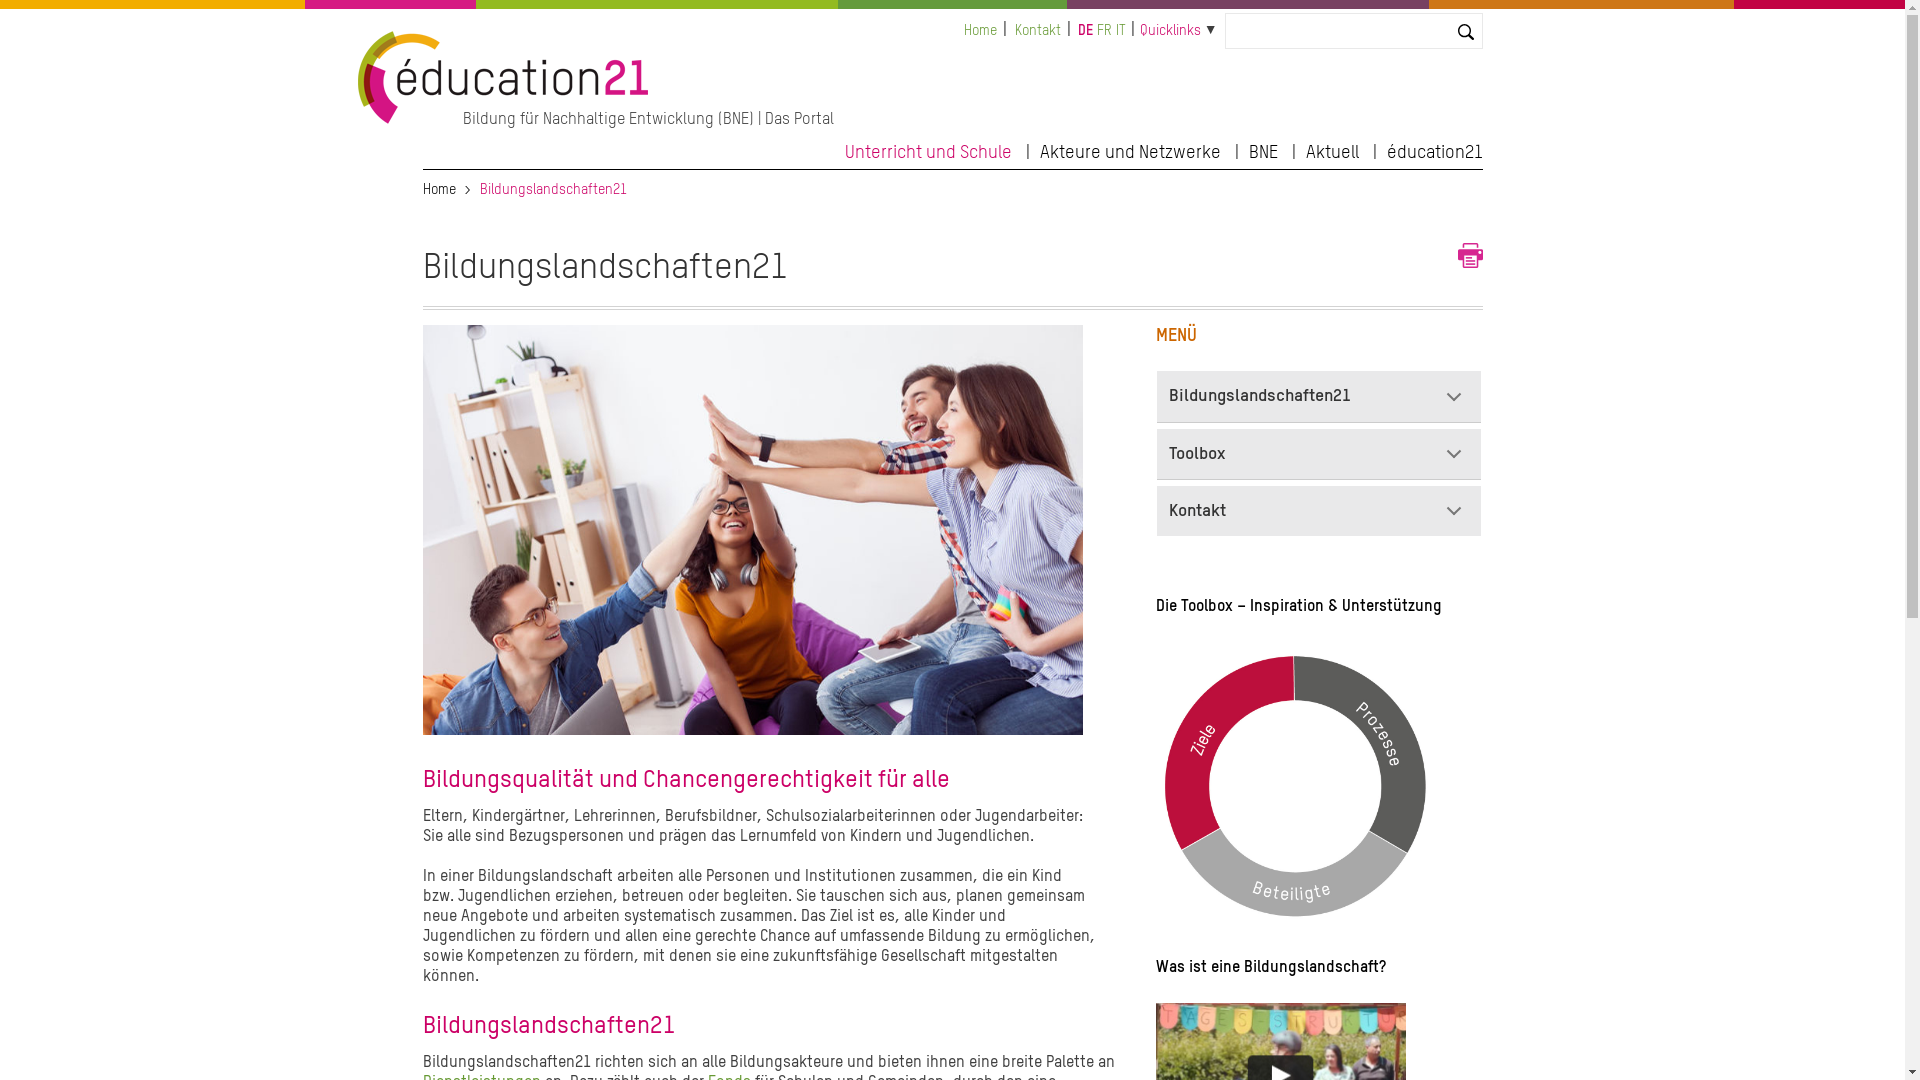  I want to click on 'Bildungslandschaften21', so click(1156, 396).